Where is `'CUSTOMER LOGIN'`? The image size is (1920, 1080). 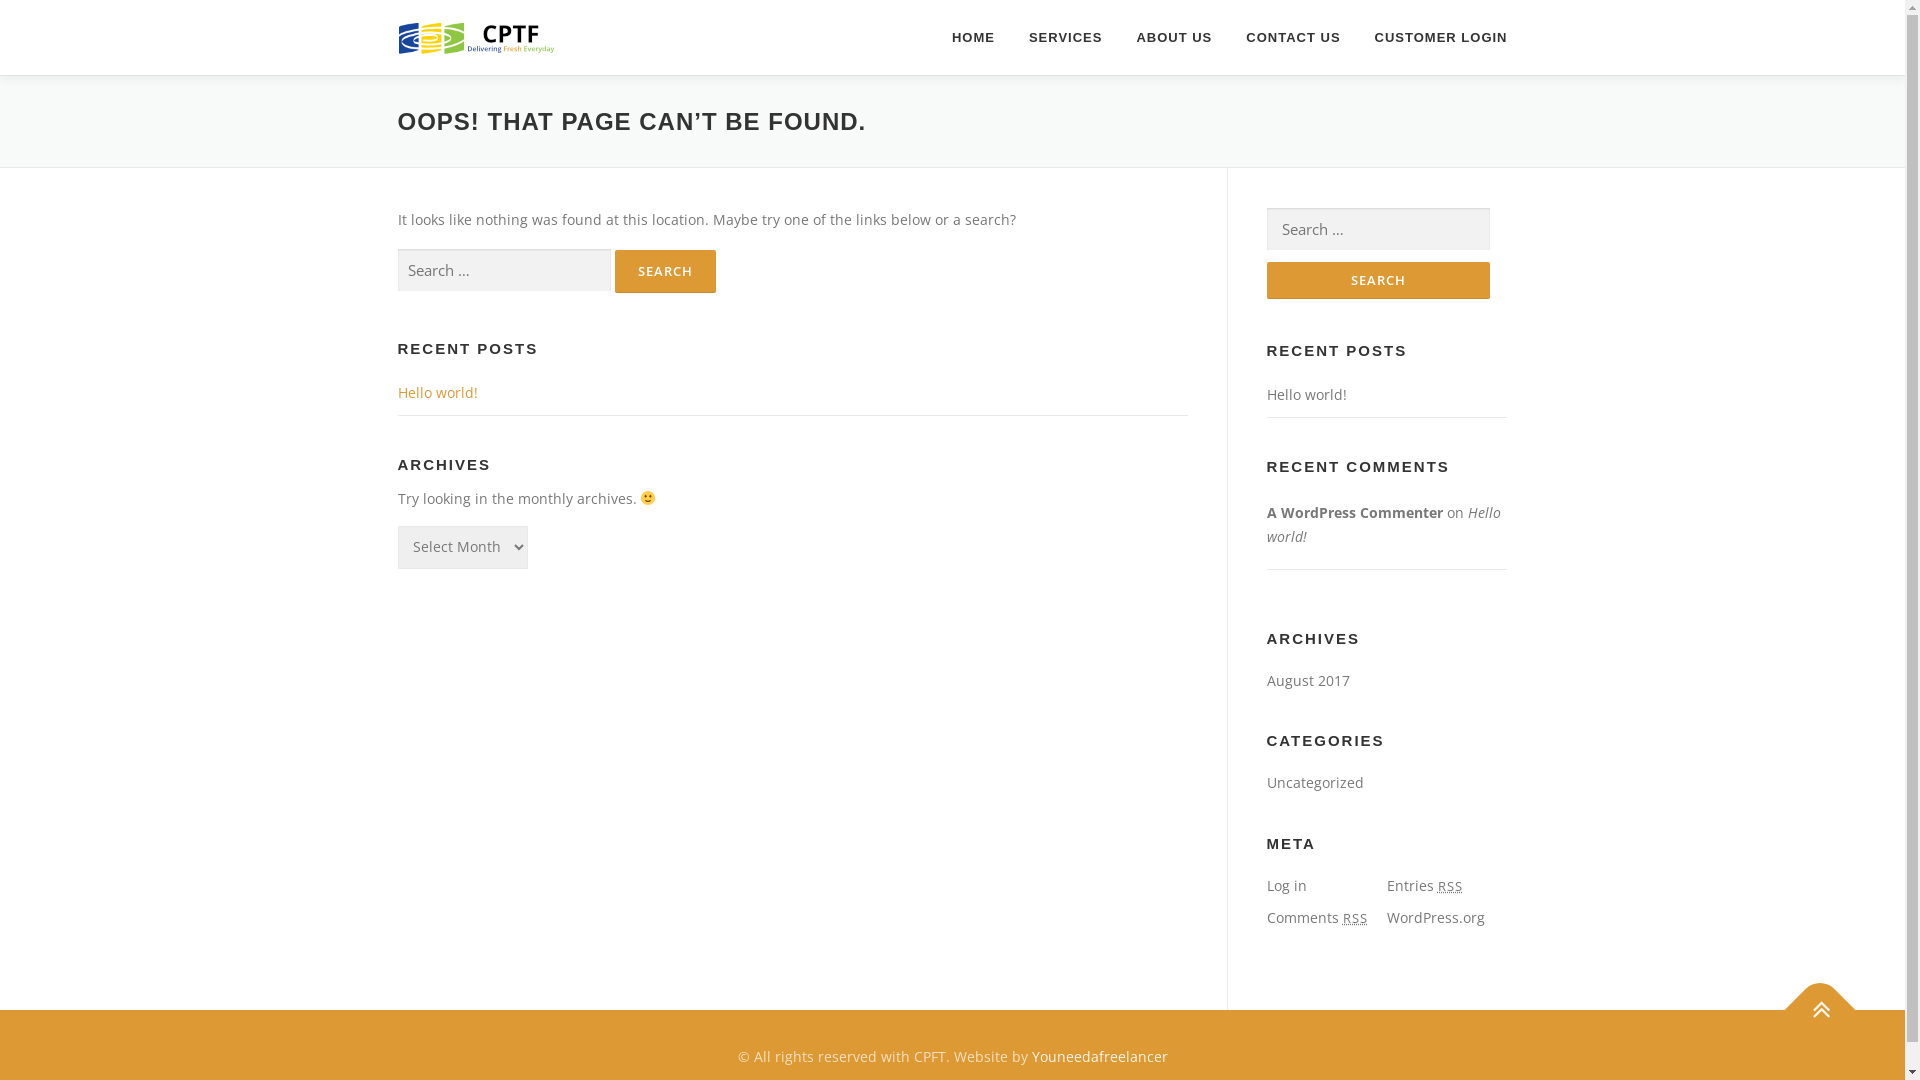 'CUSTOMER LOGIN' is located at coordinates (1432, 37).